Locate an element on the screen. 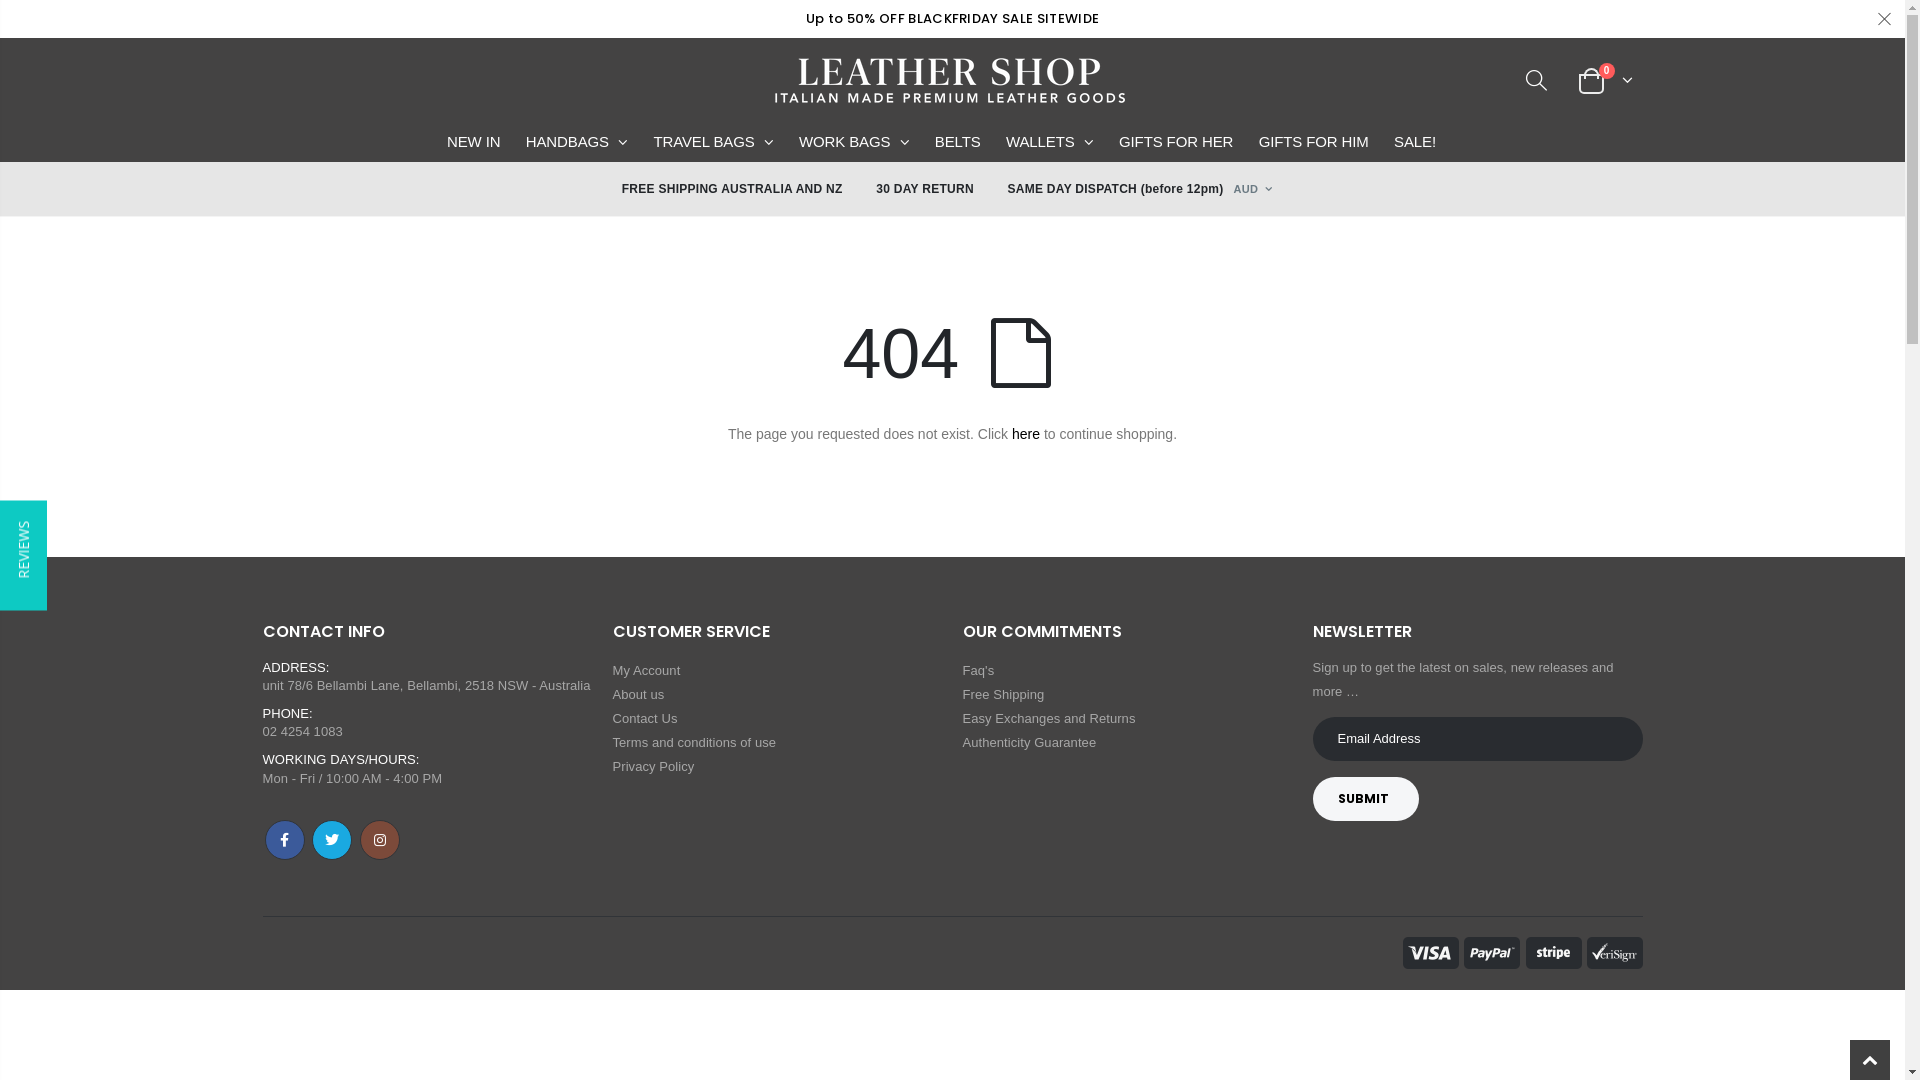  'AFN' is located at coordinates (1250, 250).